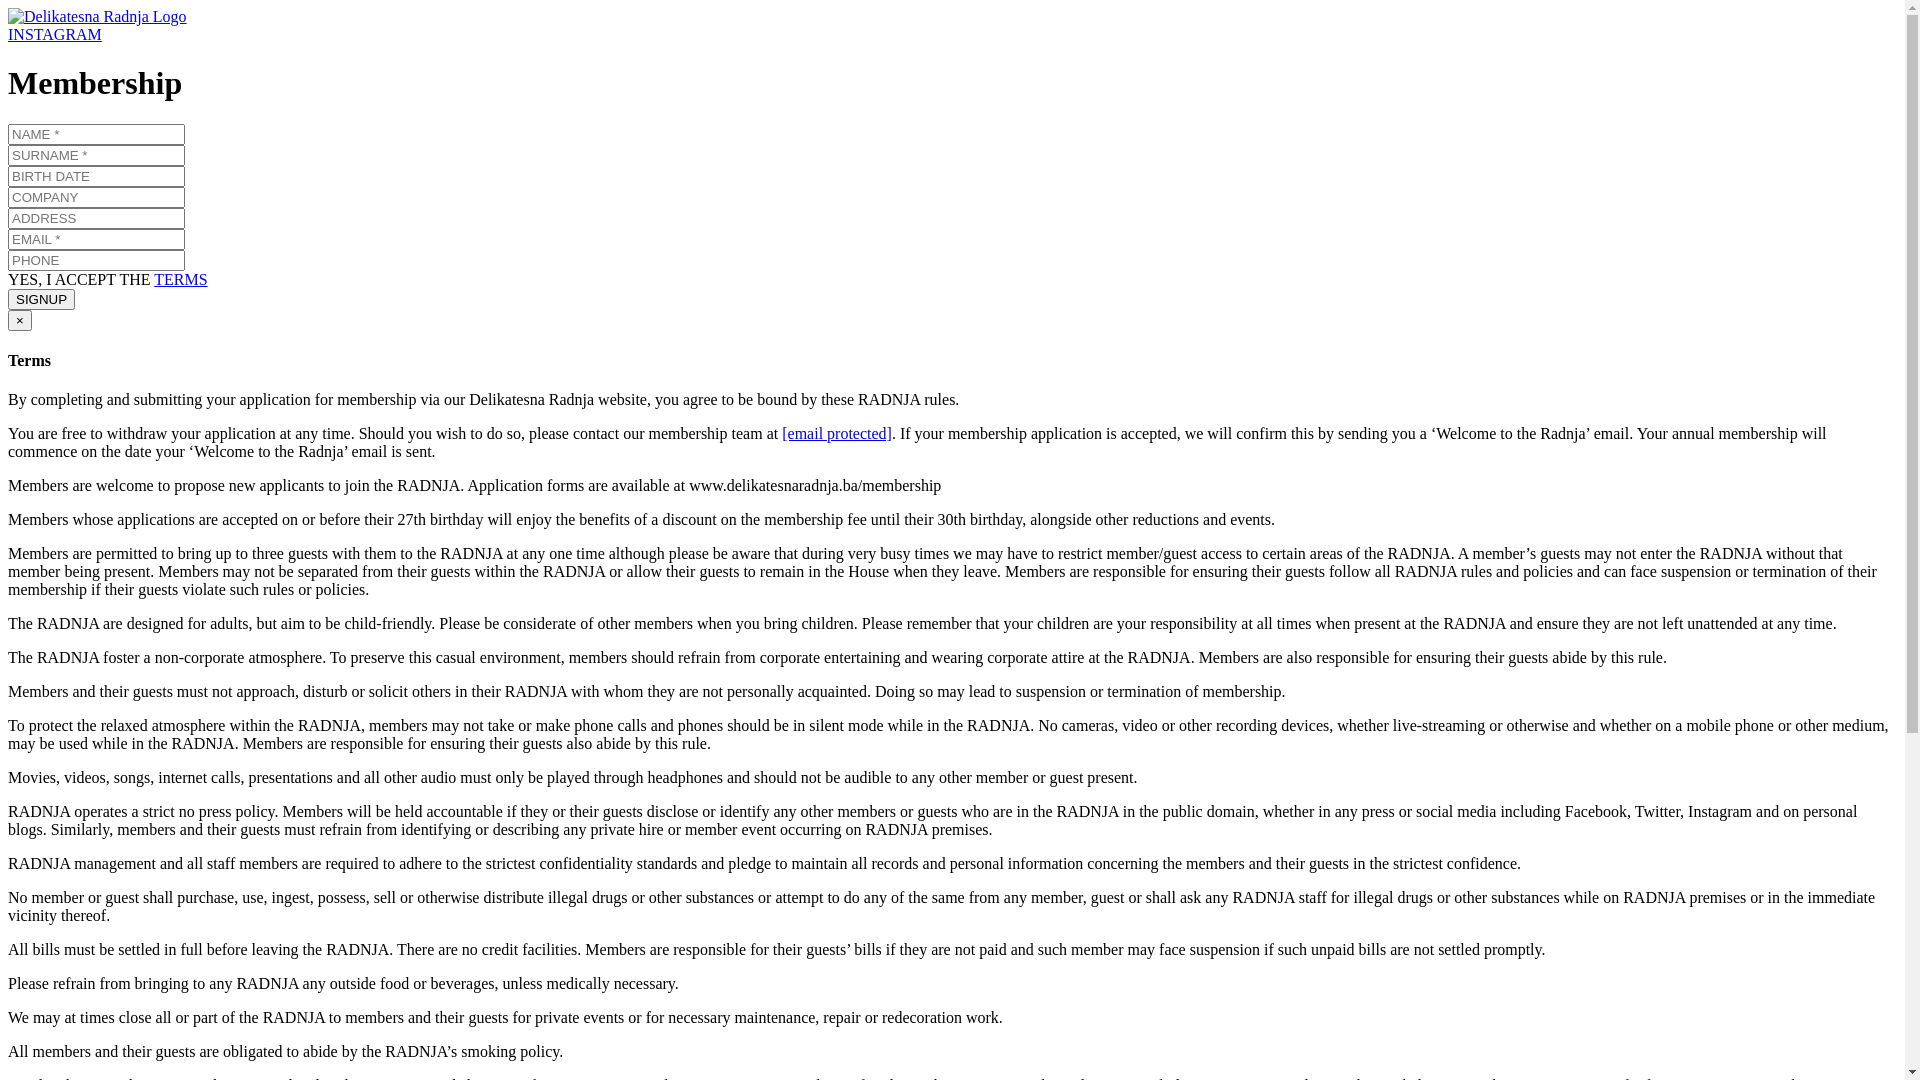 The height and width of the screenshot is (1080, 1920). Describe the element at coordinates (96, 16) in the screenshot. I see `'Delikatesna Radnja Logo'` at that location.